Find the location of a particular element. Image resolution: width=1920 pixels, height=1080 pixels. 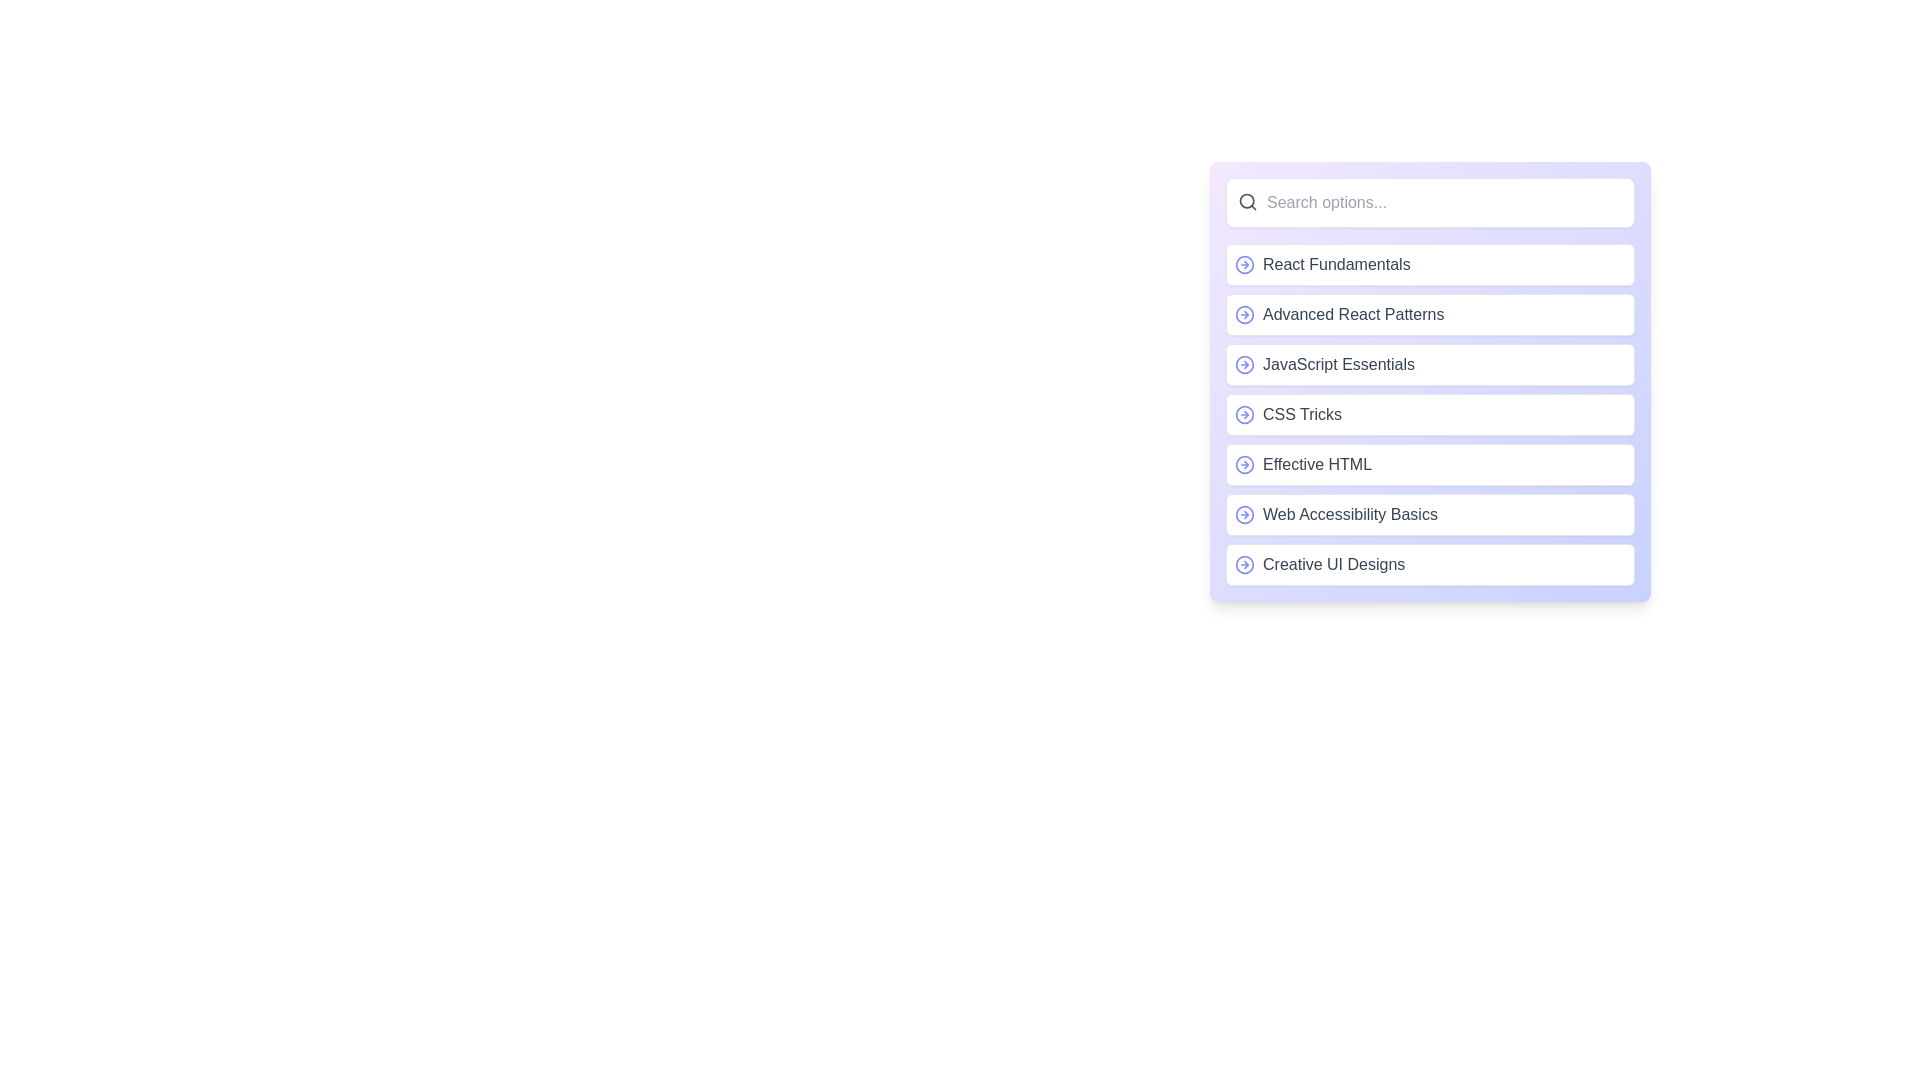

the graphical SVG element representing the search icon located within the search bar at the top of the right pane is located at coordinates (1246, 201).